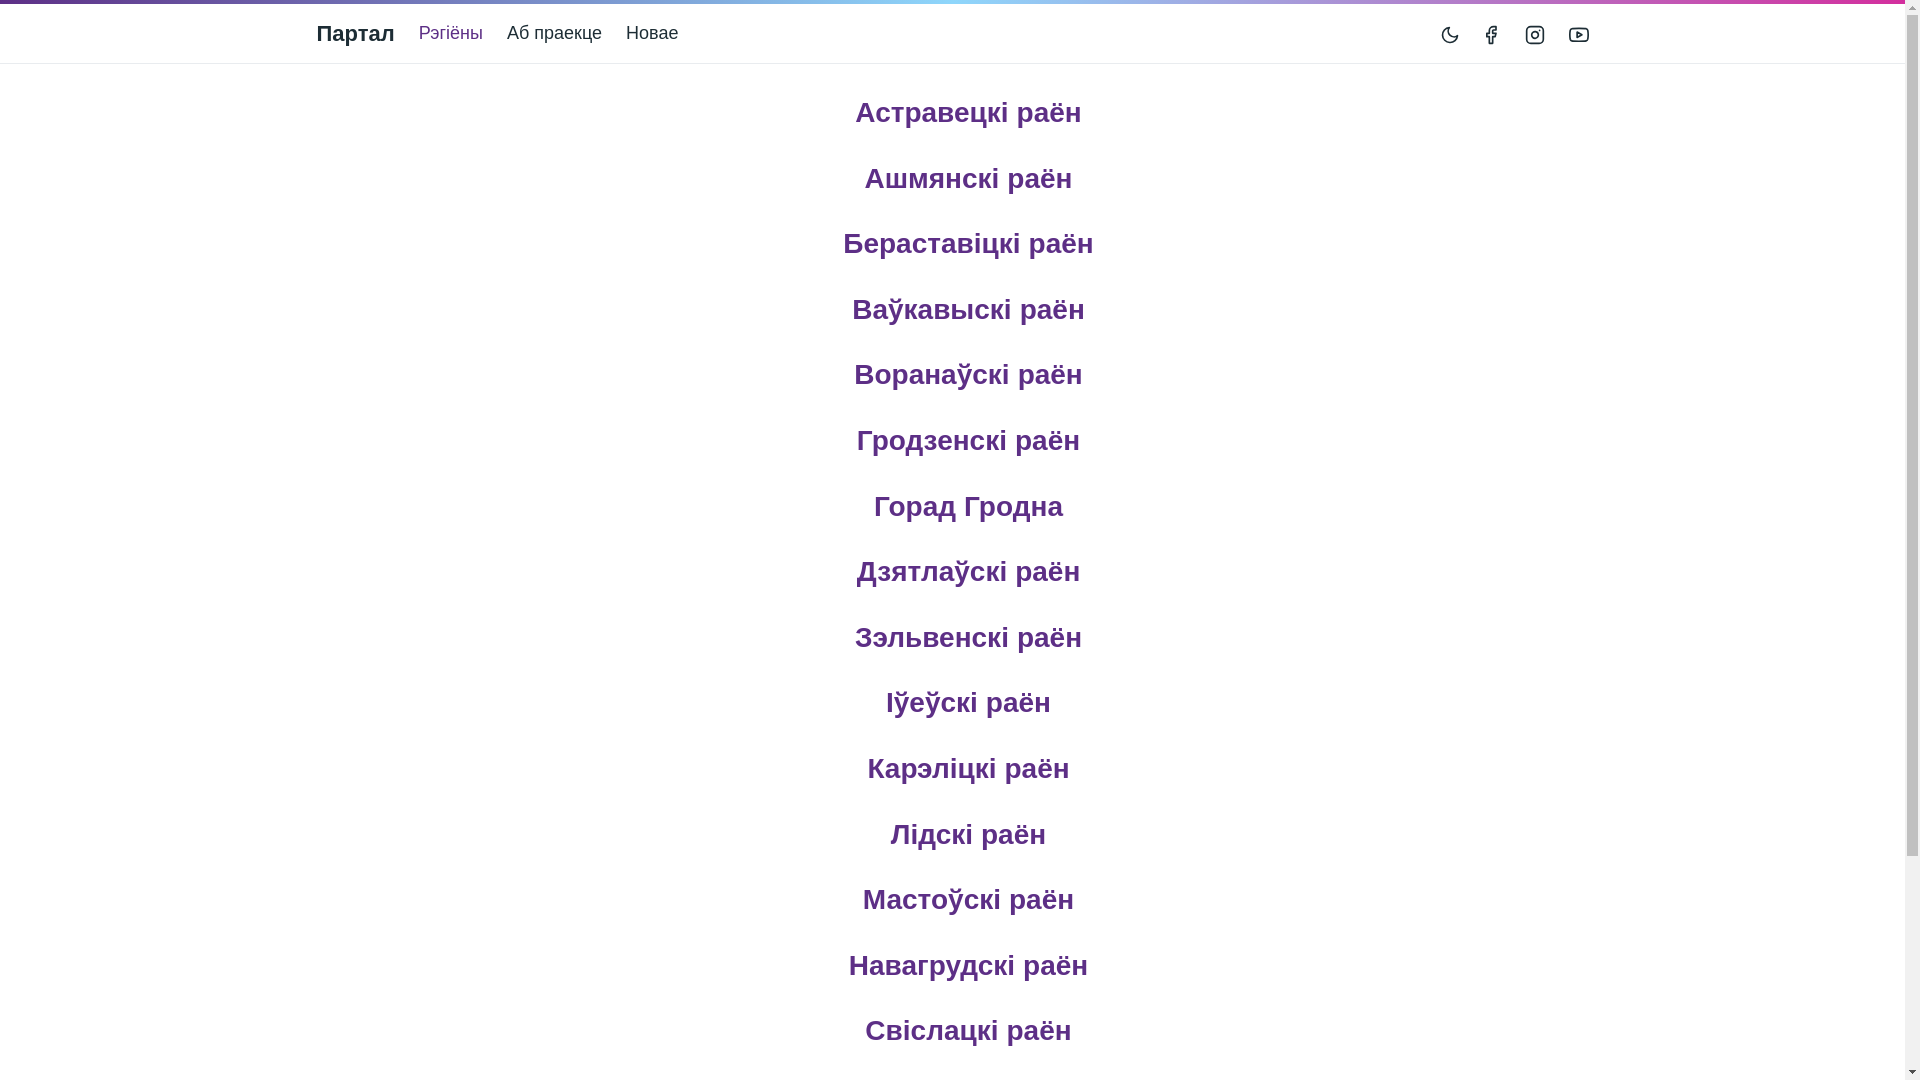  Describe the element at coordinates (1559, 33) in the screenshot. I see `'YouTube'` at that location.